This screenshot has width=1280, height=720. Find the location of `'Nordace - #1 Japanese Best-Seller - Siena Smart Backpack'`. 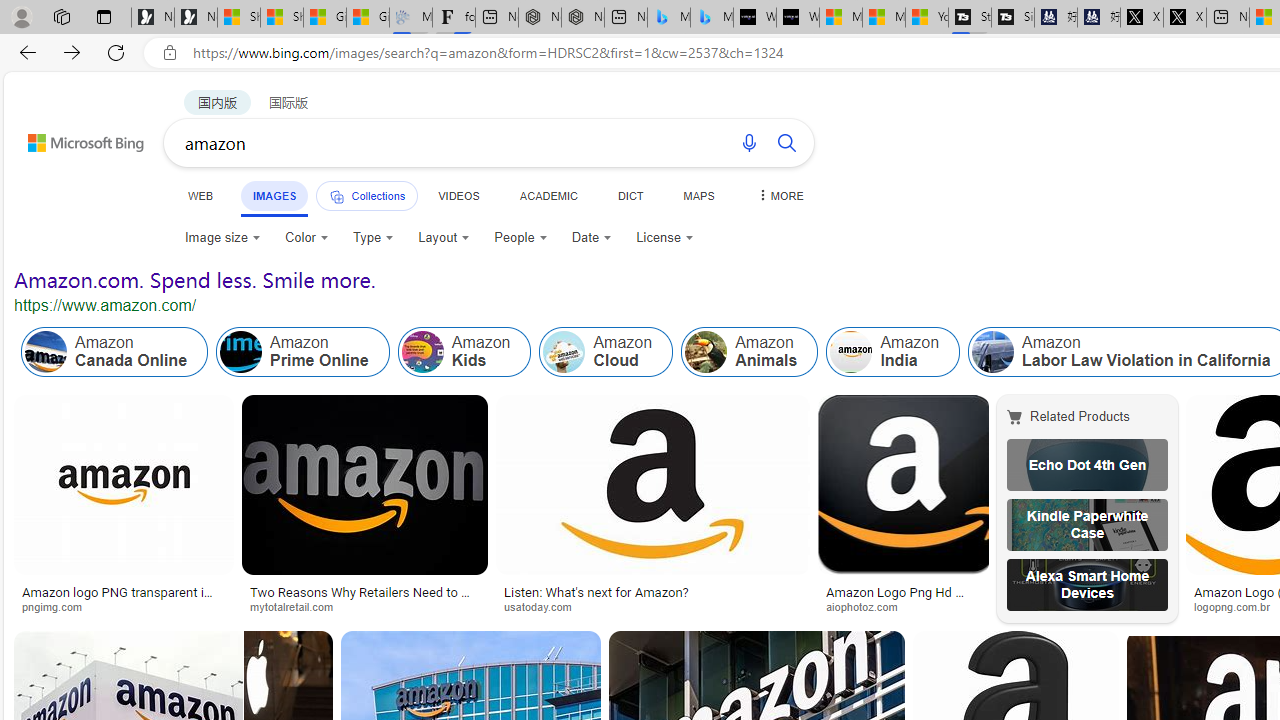

'Nordace - #1 Japanese Best-Seller - Siena Smart Backpack' is located at coordinates (582, 17).